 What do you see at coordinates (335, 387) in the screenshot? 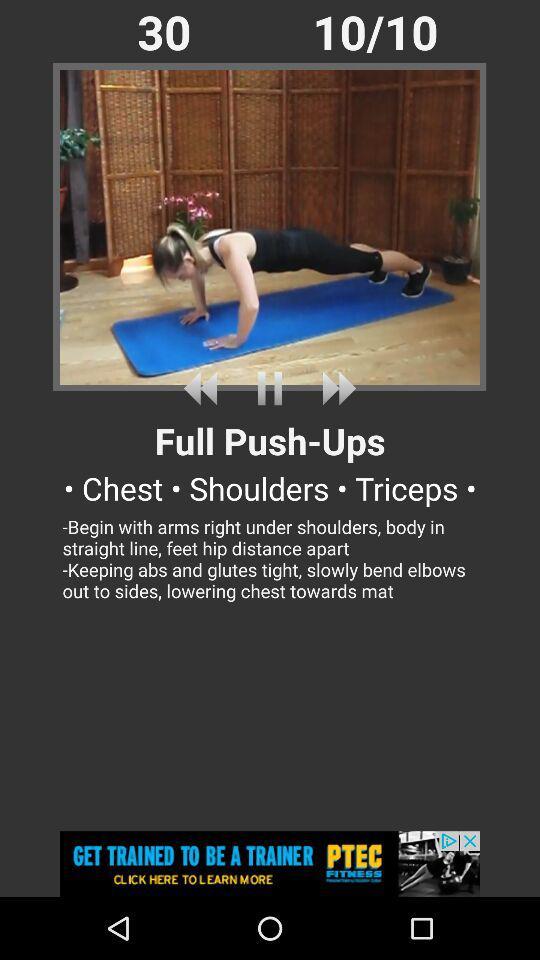
I see `fast forward` at bounding box center [335, 387].